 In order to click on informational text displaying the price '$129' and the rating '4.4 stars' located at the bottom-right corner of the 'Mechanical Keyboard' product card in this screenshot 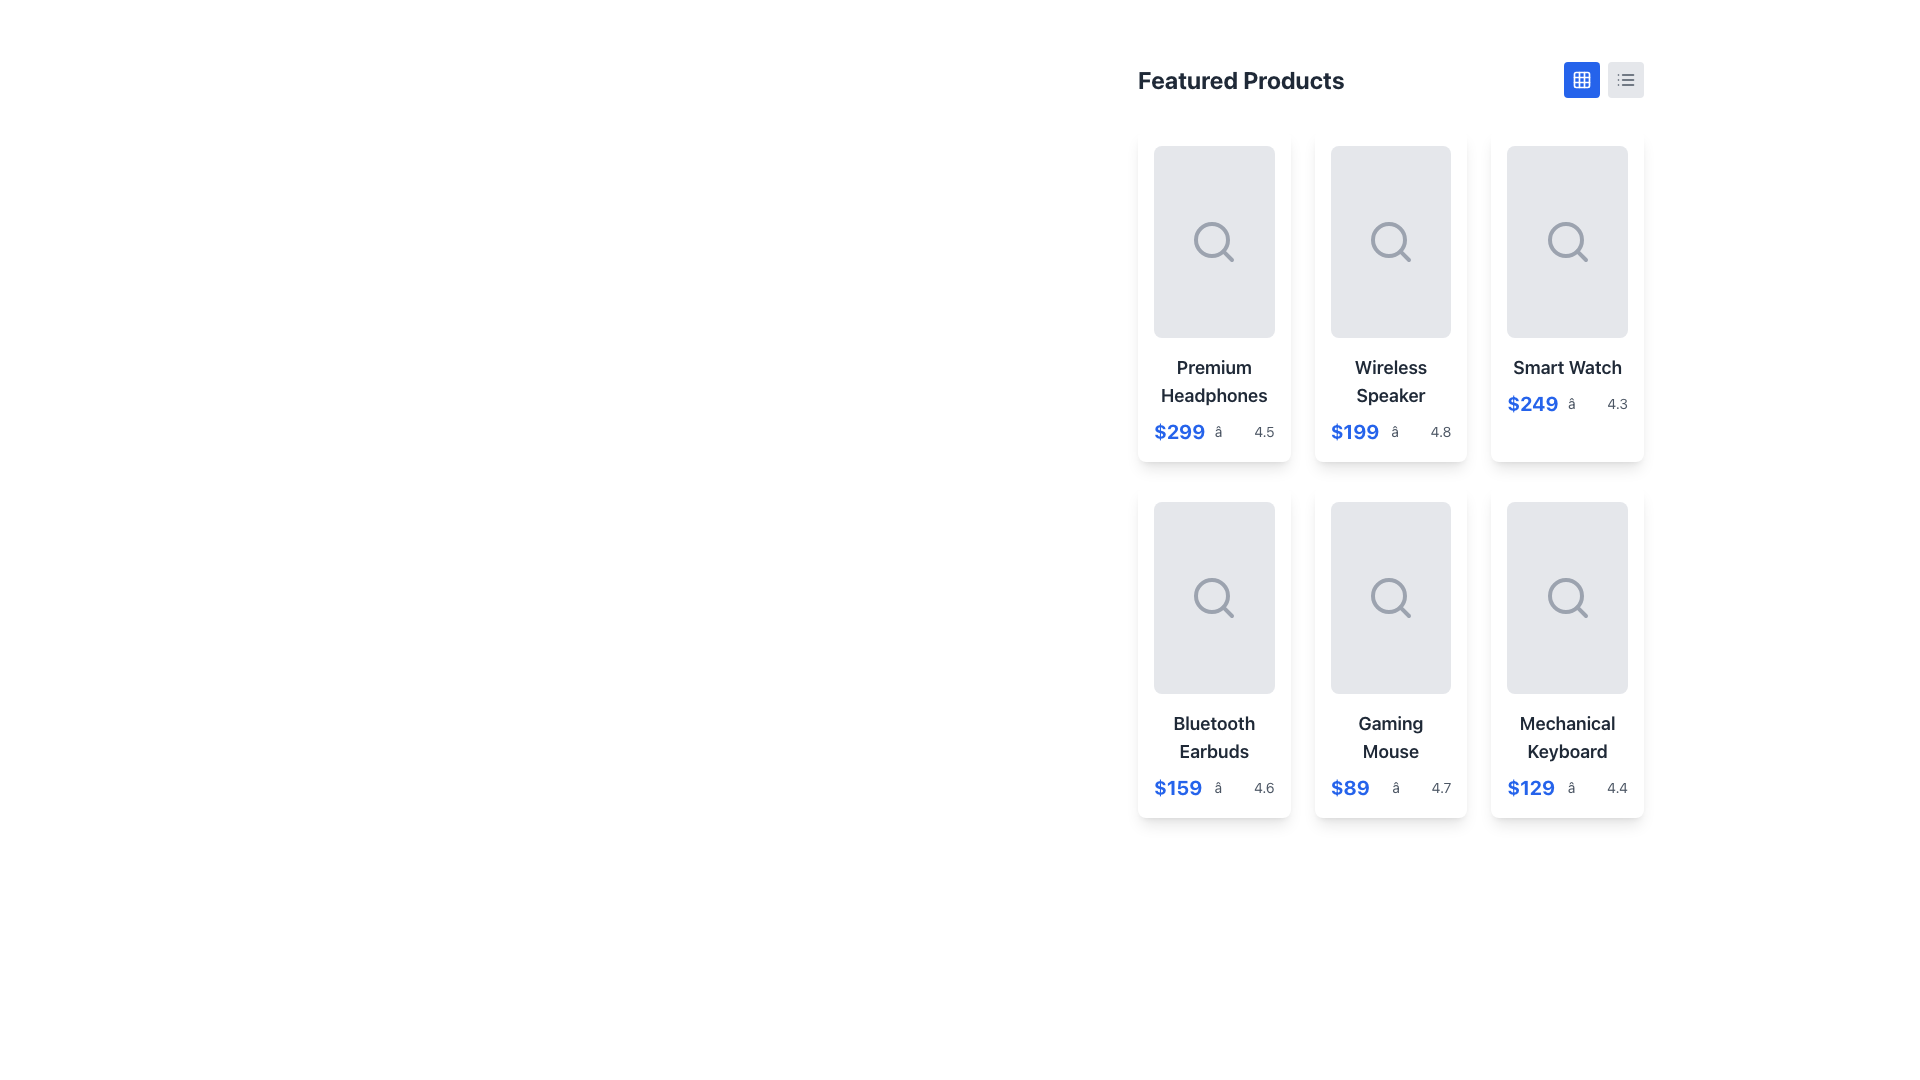, I will do `click(1566, 786)`.